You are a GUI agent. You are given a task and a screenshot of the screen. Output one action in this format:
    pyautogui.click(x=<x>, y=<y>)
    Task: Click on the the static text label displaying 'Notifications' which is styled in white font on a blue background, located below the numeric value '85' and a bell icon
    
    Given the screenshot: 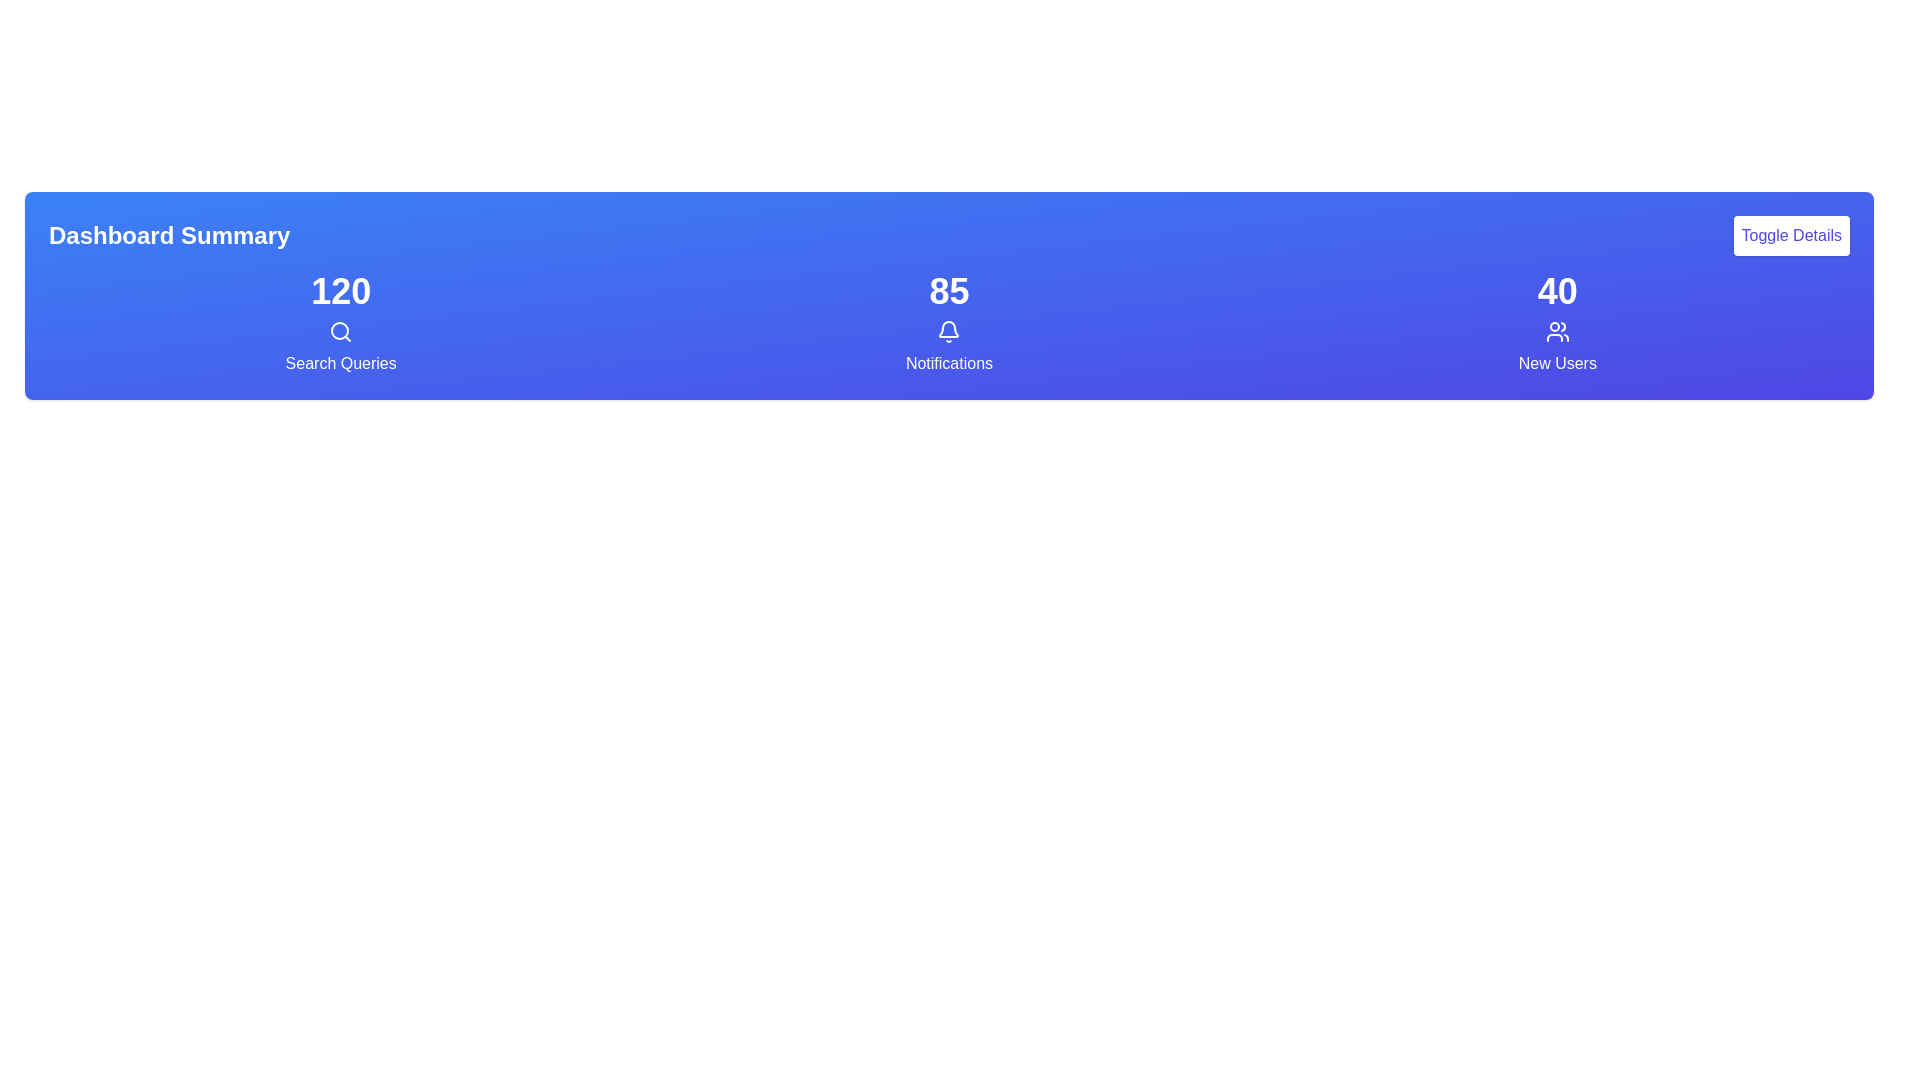 What is the action you would take?
    pyautogui.click(x=948, y=363)
    